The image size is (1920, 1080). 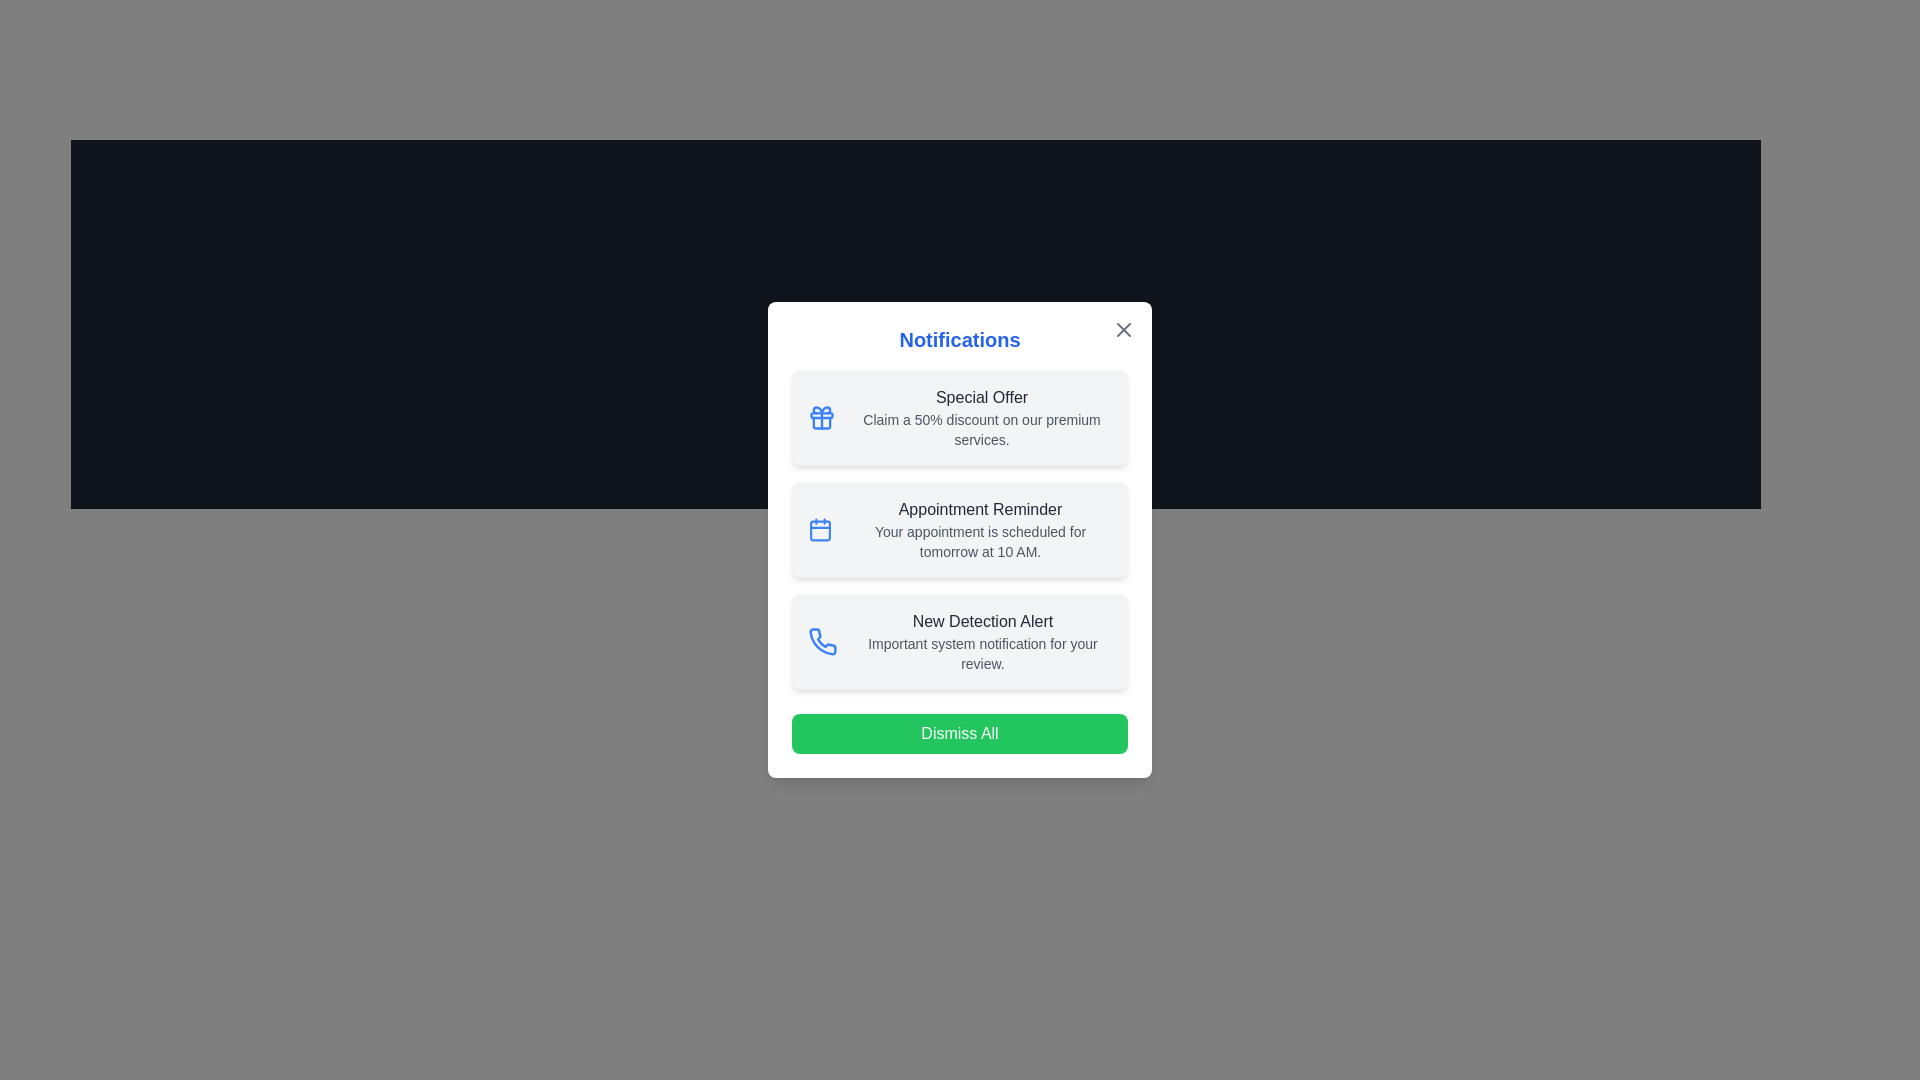 I want to click on text displayed in the Text Block that contains the message 'Your appointment is scheduled for tomorrow at 10 AM.', so click(x=980, y=542).